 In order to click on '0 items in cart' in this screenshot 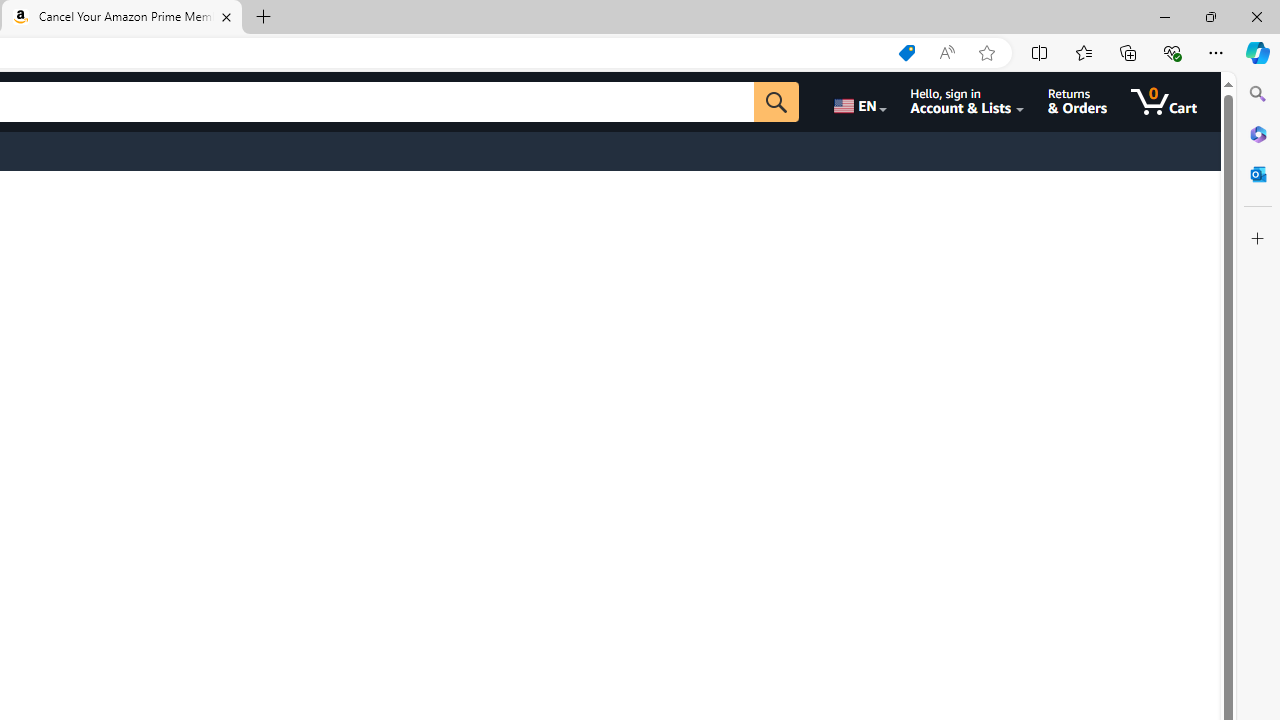, I will do `click(1164, 101)`.